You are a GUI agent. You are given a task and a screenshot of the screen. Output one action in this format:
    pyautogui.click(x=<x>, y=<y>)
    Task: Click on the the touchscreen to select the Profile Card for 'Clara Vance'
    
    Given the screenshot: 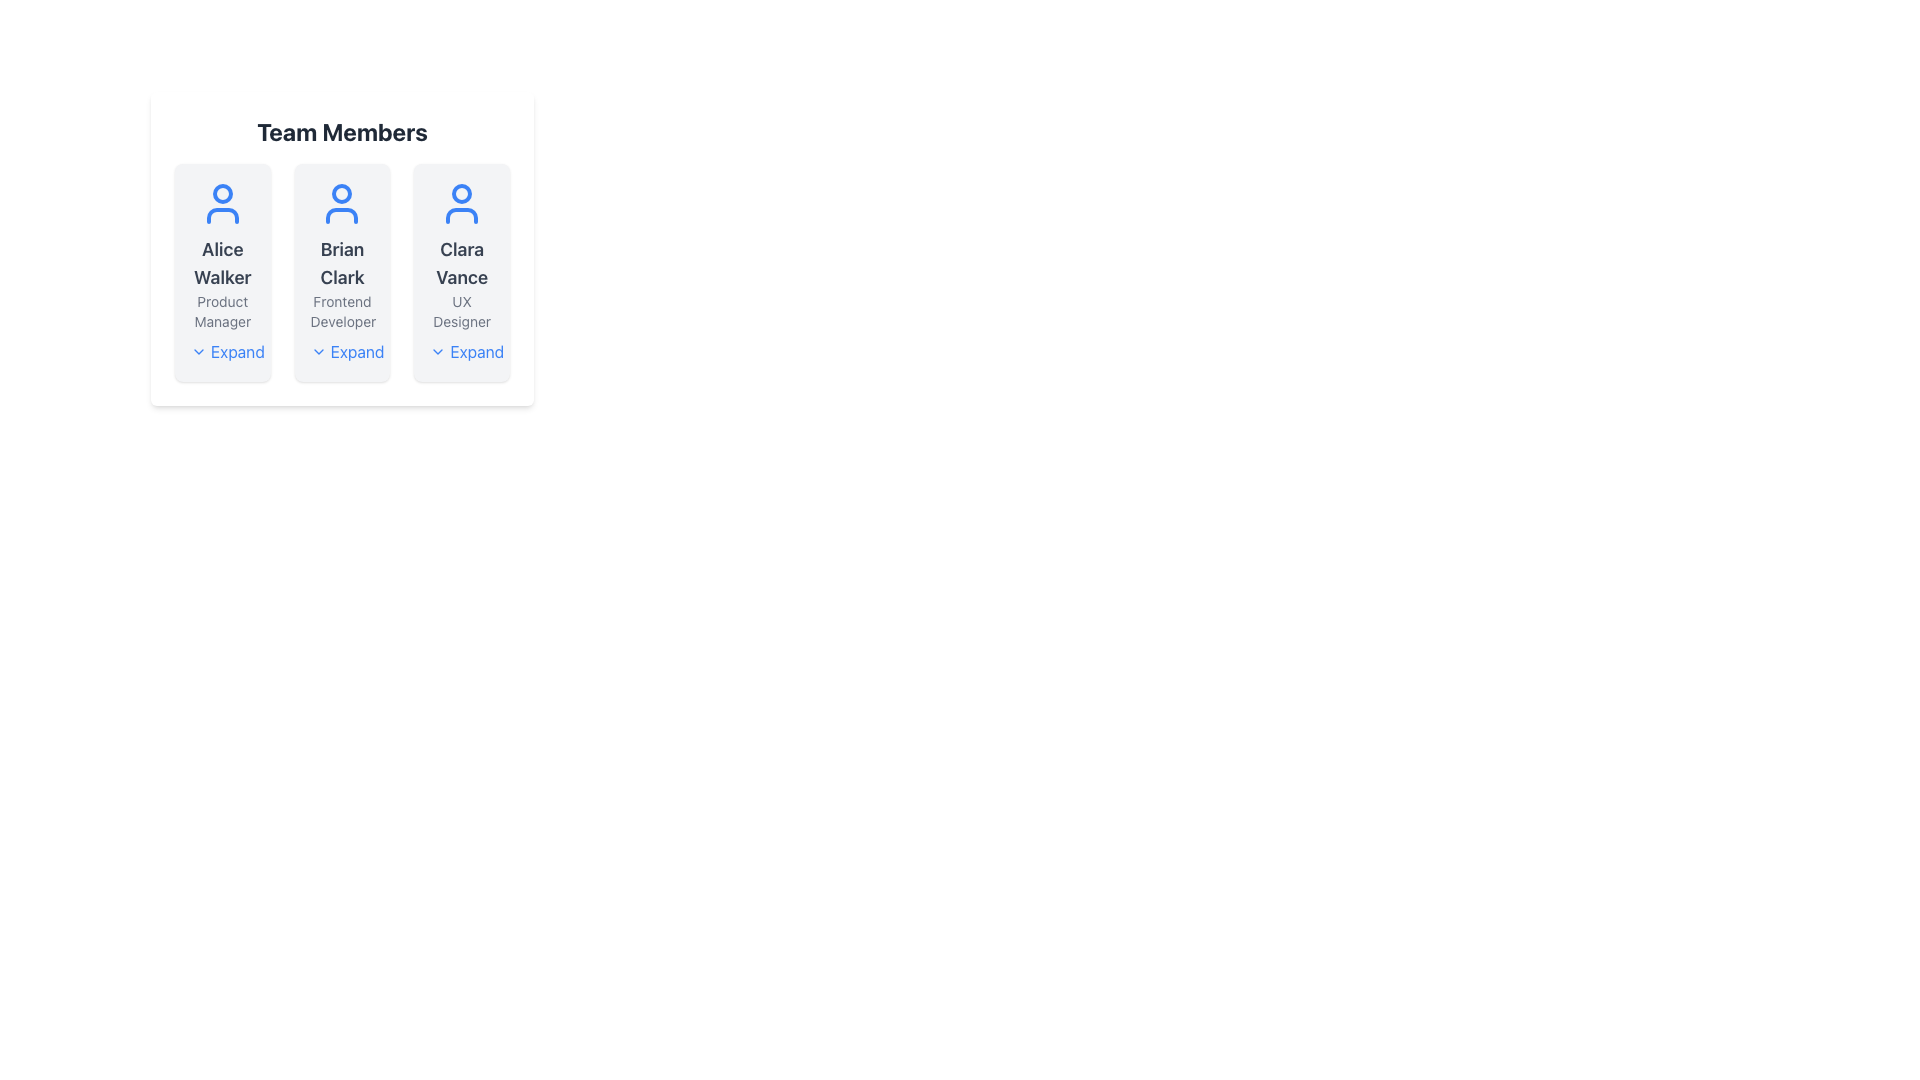 What is the action you would take?
    pyautogui.click(x=460, y=273)
    